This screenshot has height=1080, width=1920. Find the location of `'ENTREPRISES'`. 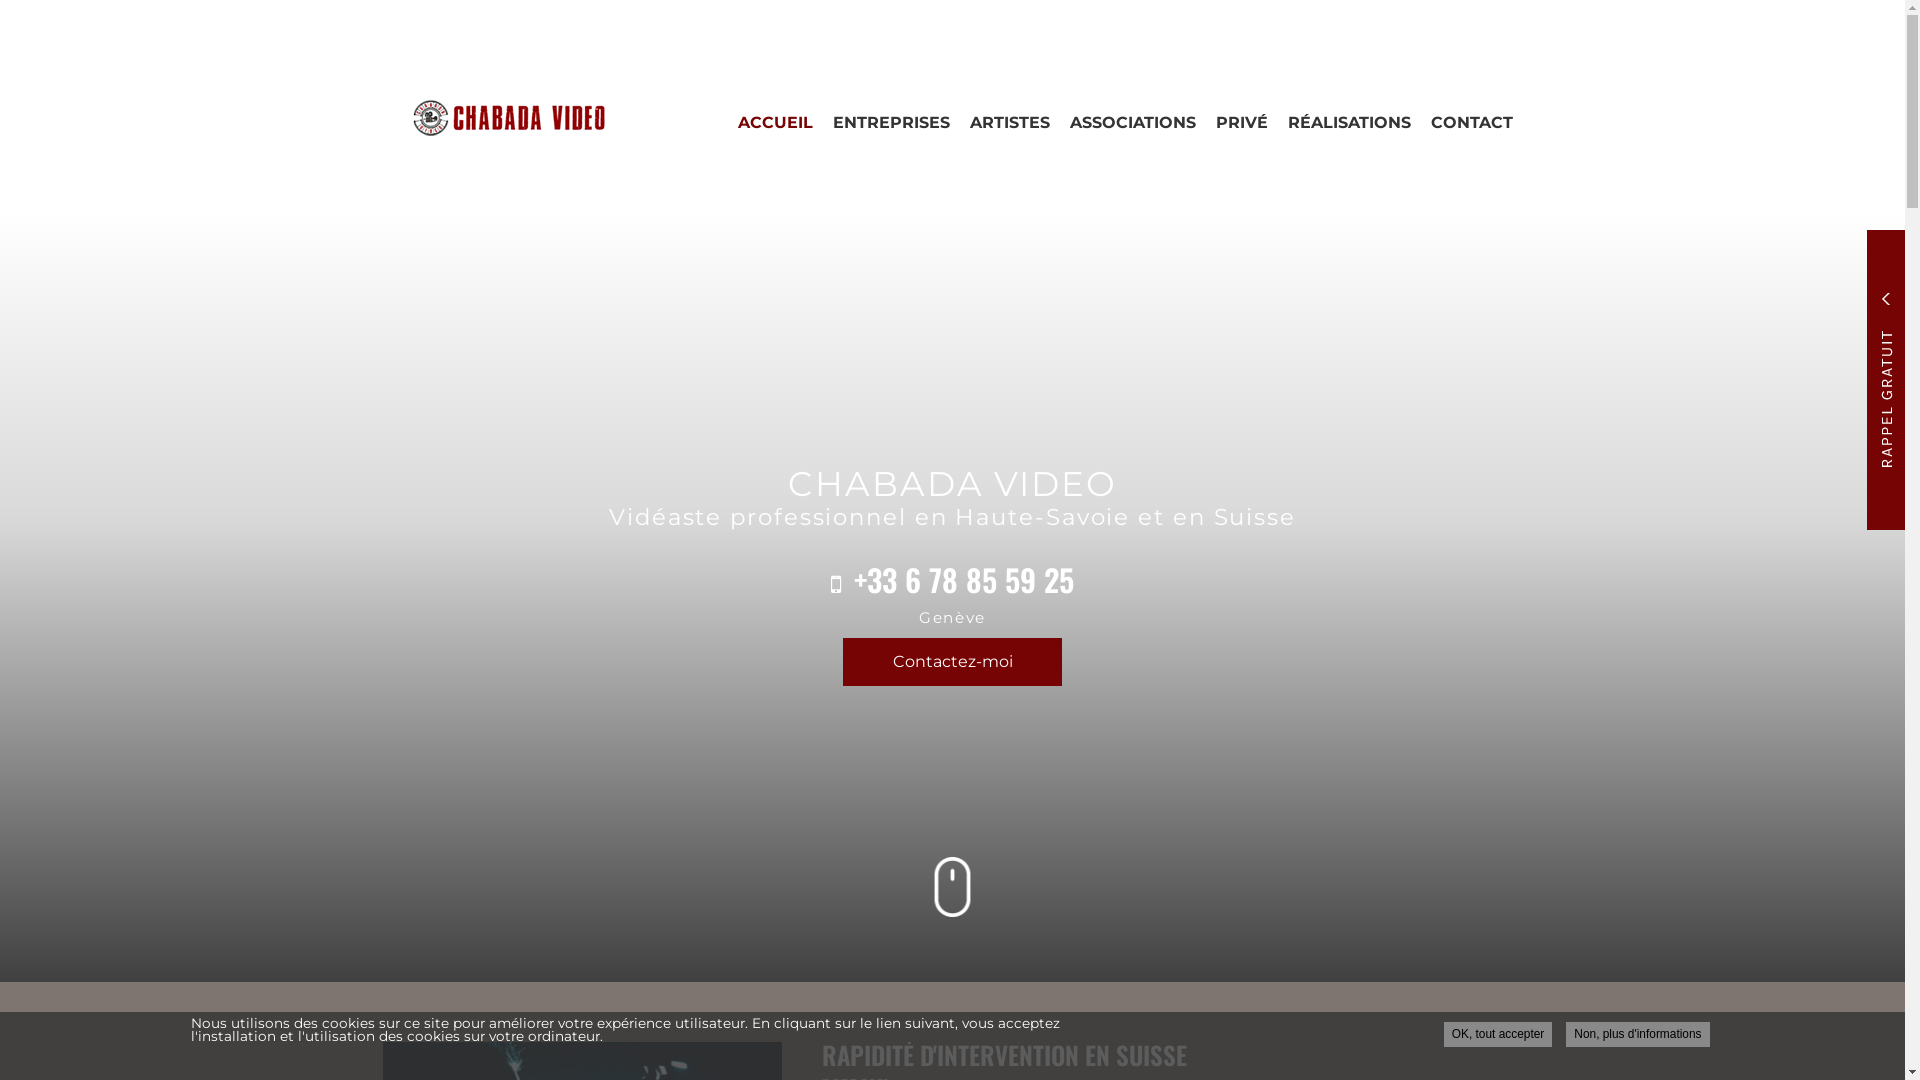

'ENTREPRISES' is located at coordinates (889, 122).